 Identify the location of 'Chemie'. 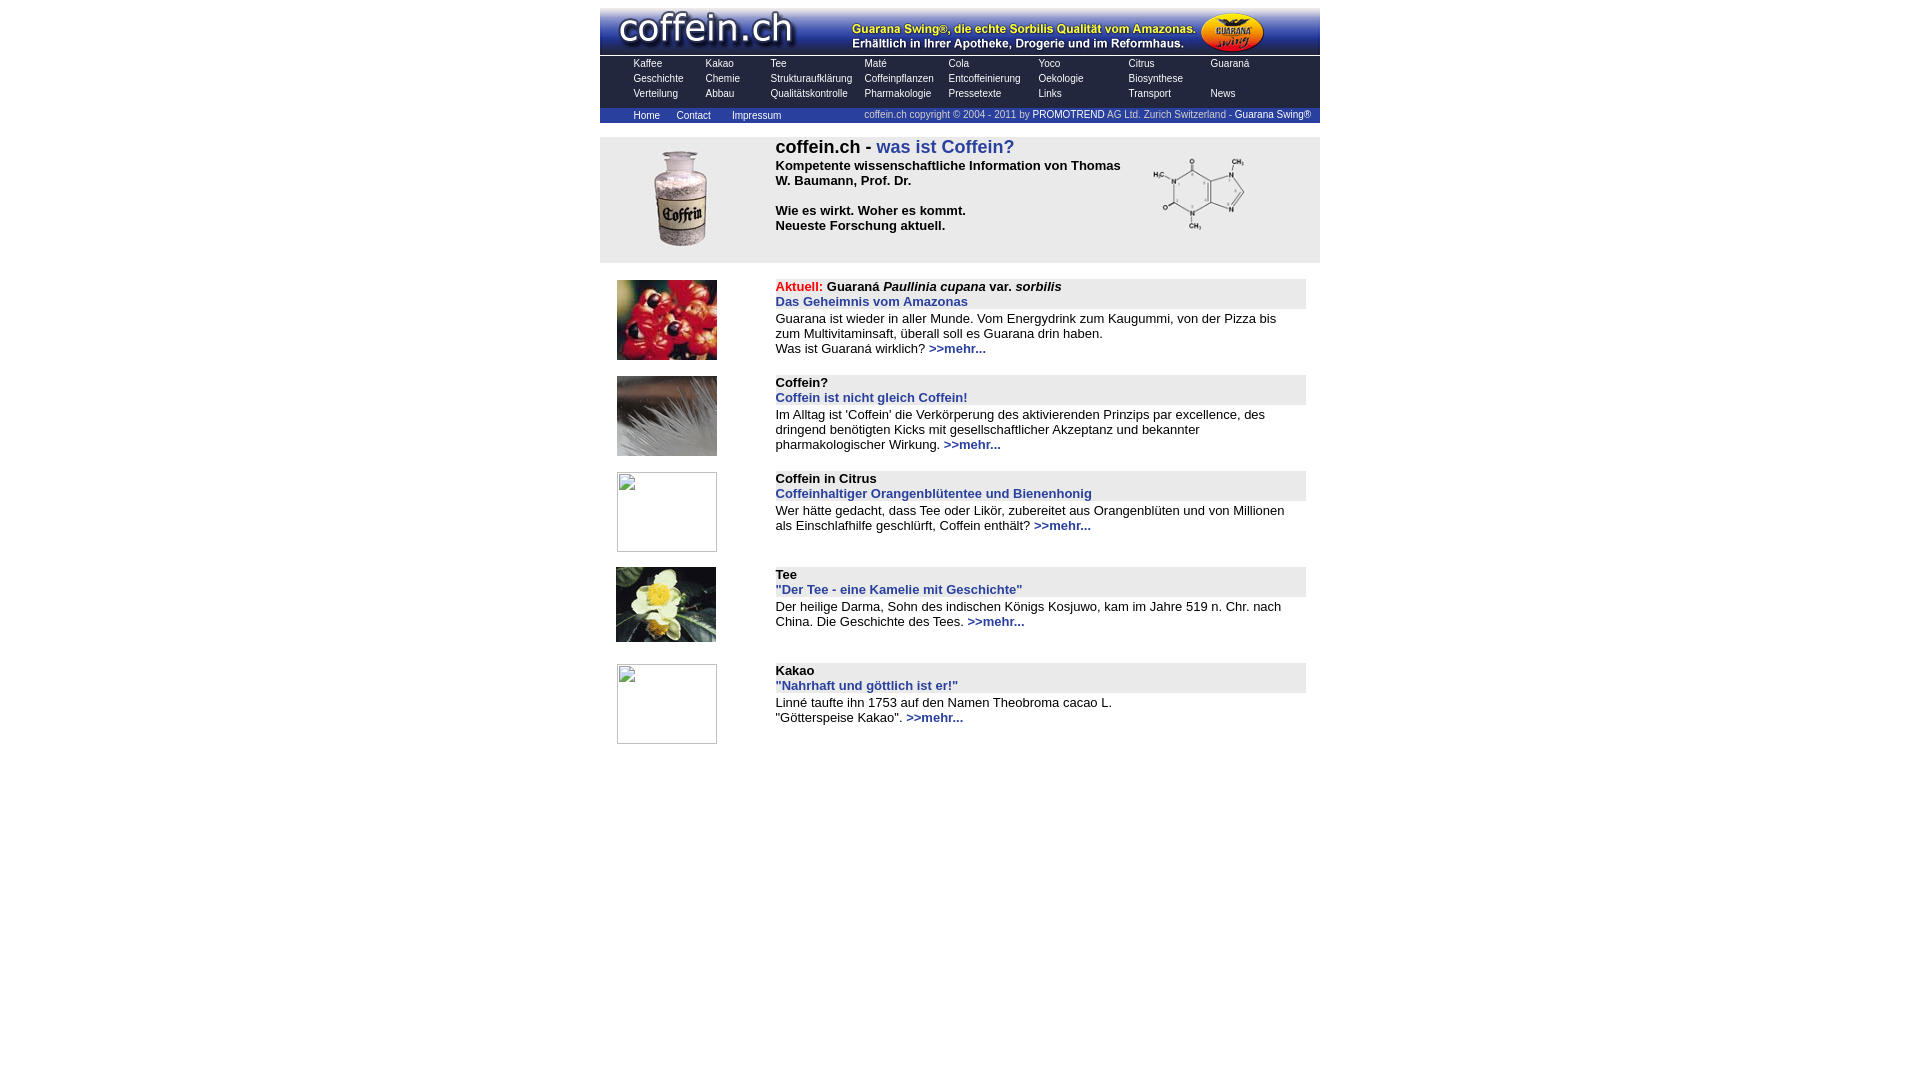
(722, 77).